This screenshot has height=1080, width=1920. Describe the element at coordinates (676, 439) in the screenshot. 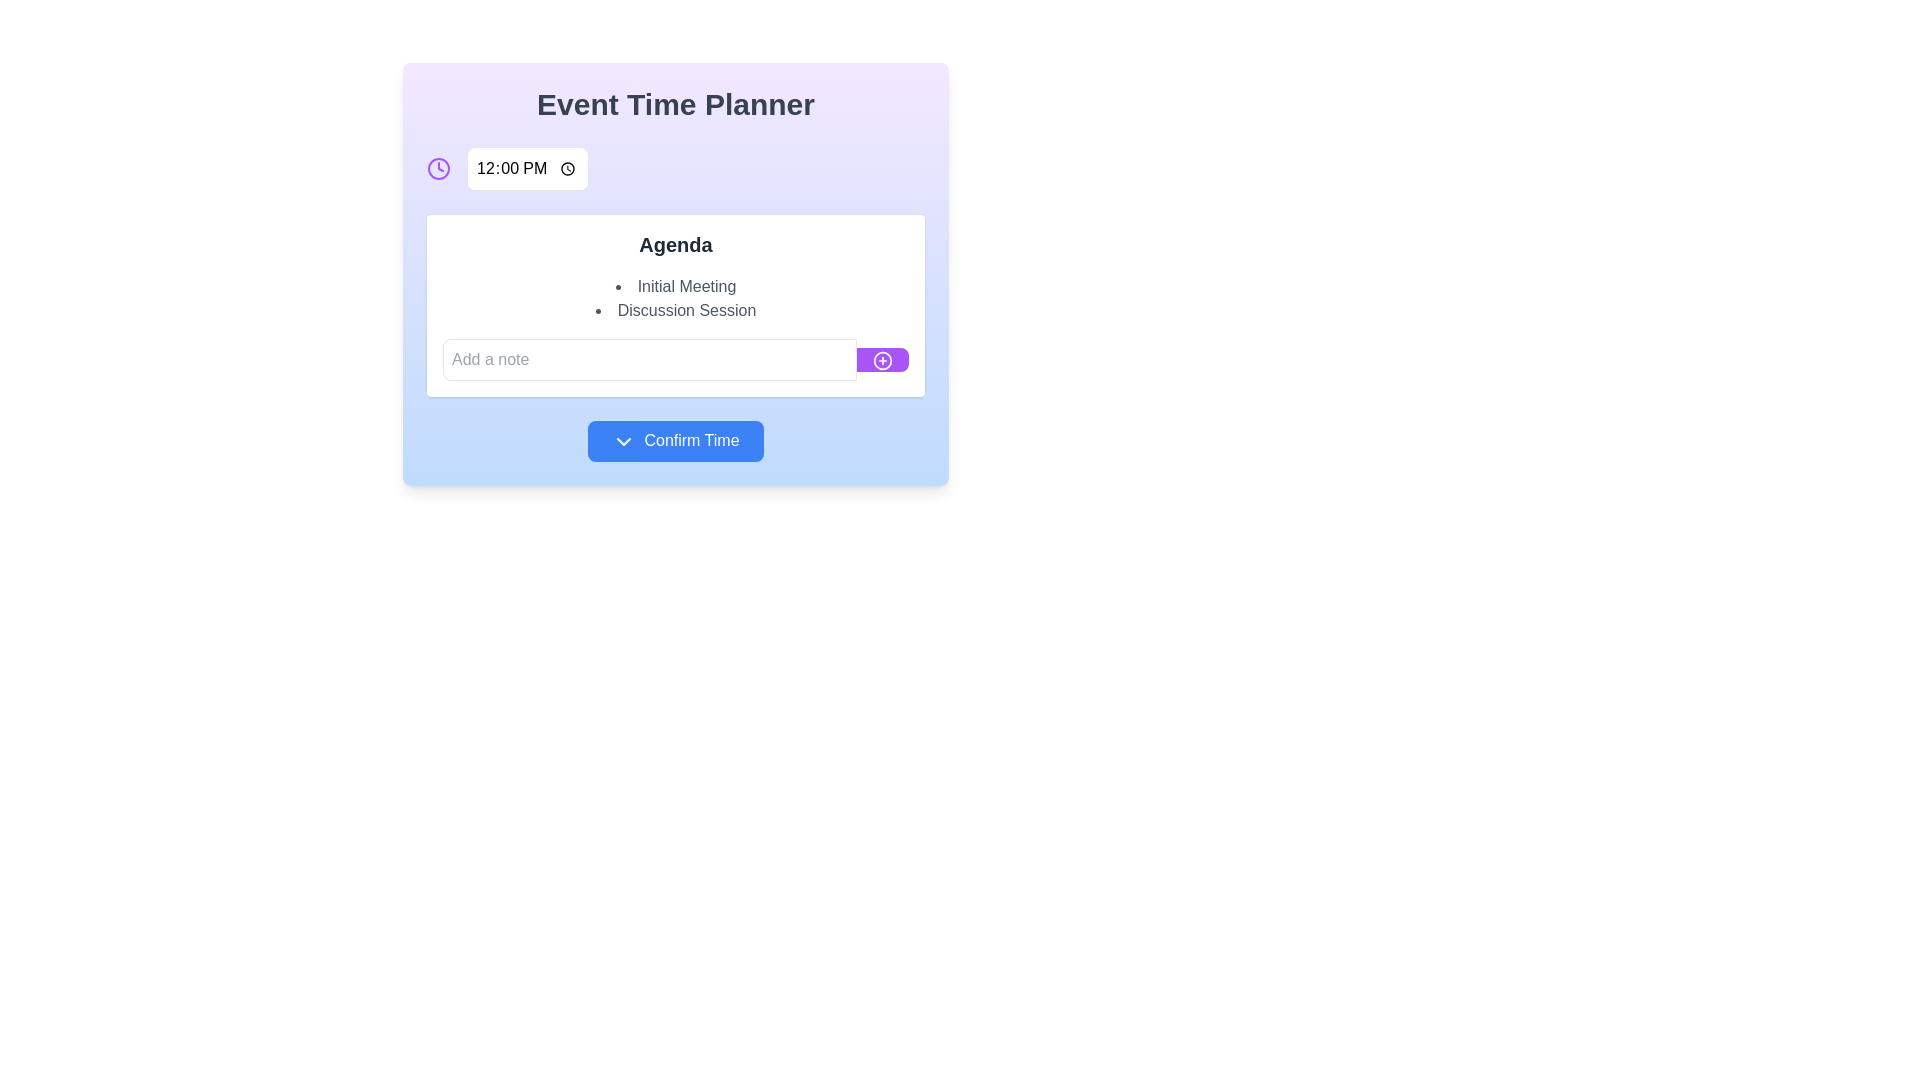

I see `the rectangular blue button labeled 'Confirm Time' with a downward arrow icon, located at the bottom center of the 'Event Time Planner' card to experience the hover effect` at that location.